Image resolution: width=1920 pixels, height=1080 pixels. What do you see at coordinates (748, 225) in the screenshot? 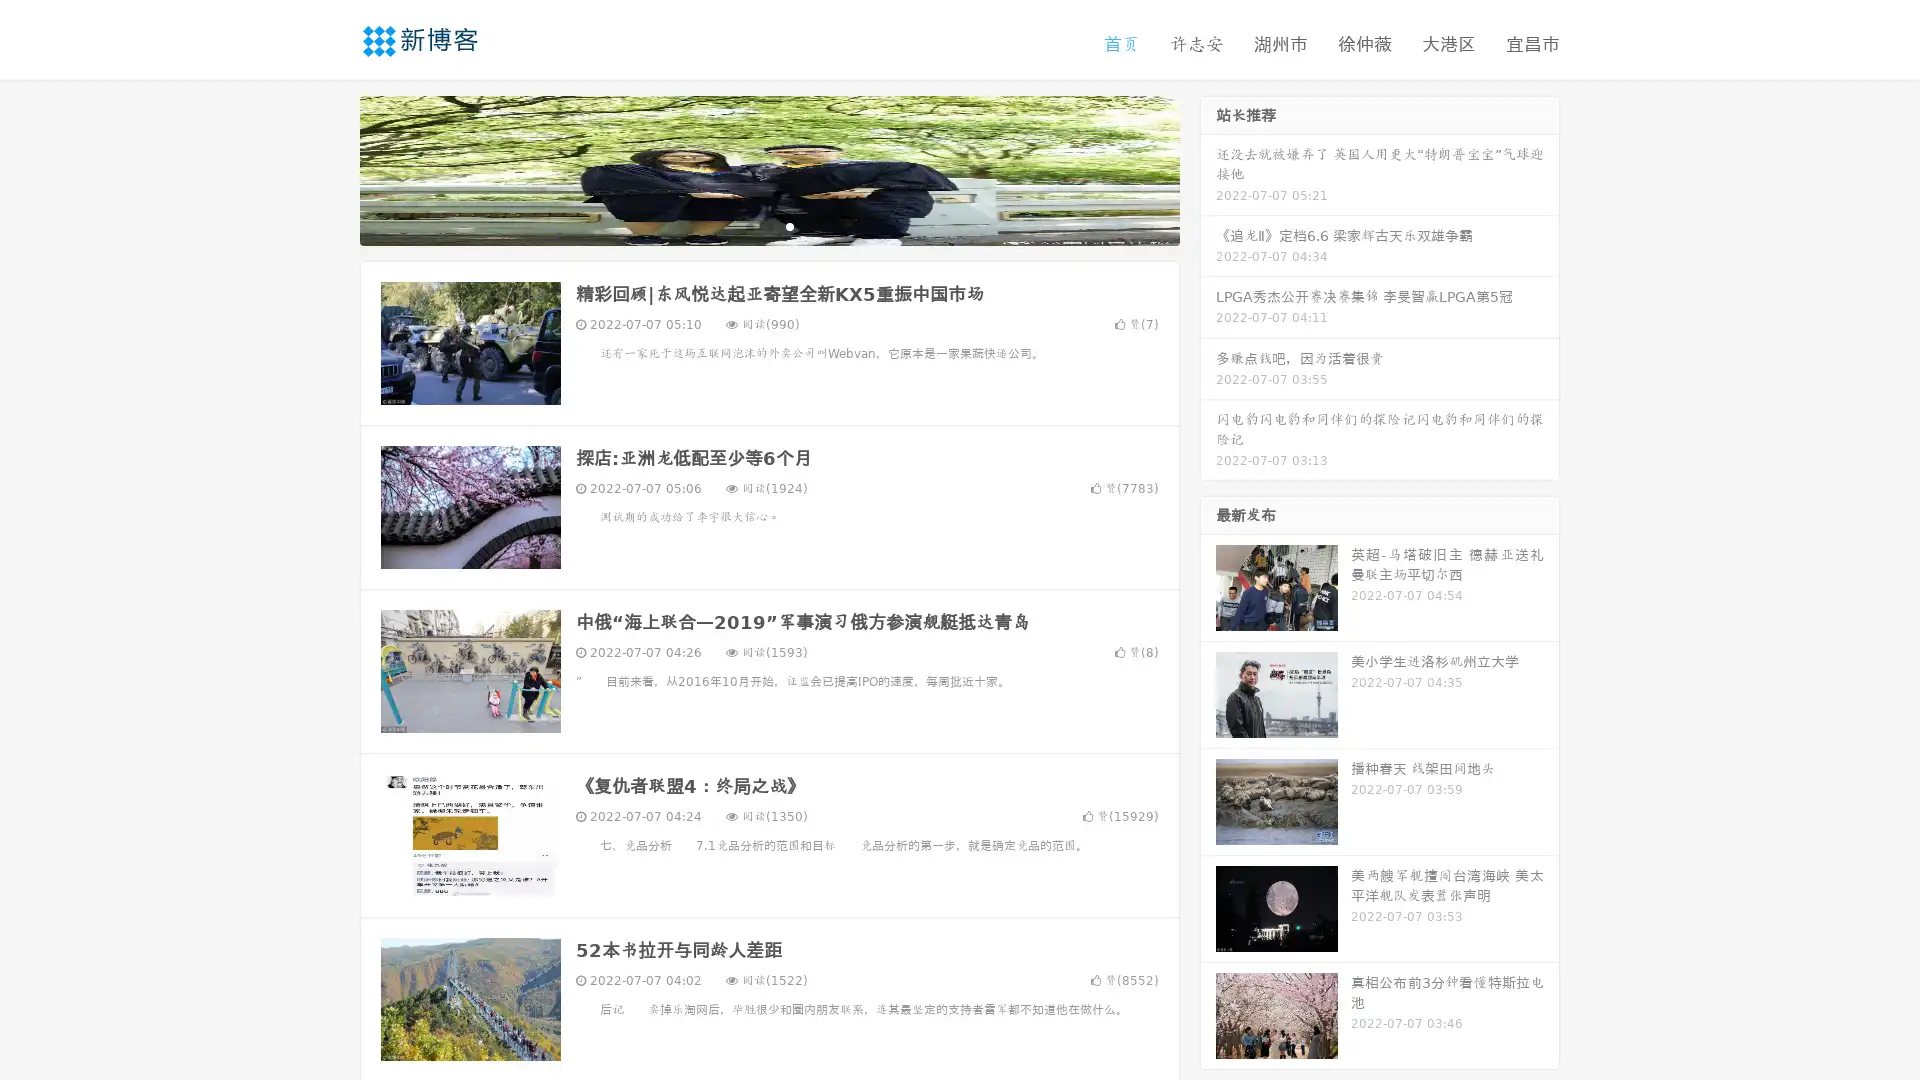
I see `Go to slide 1` at bounding box center [748, 225].